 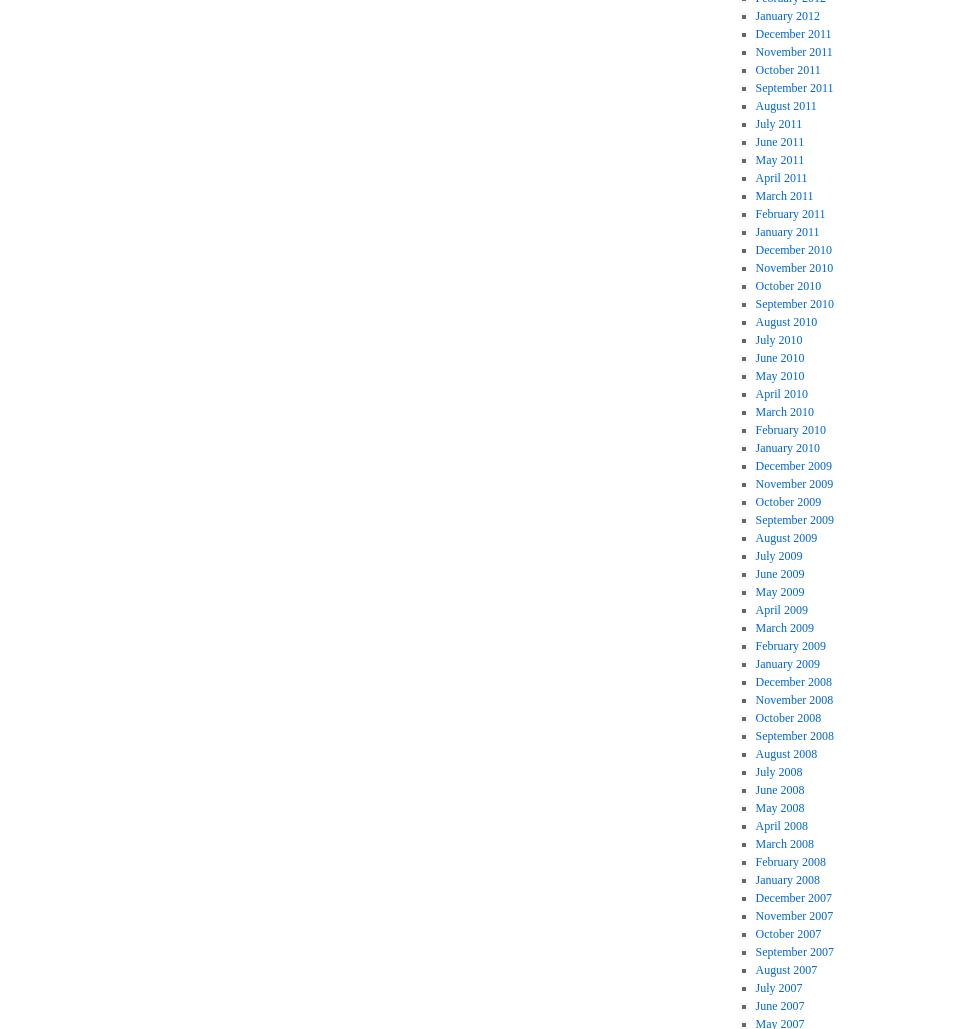 What do you see at coordinates (788, 502) in the screenshot?
I see `'October 2009'` at bounding box center [788, 502].